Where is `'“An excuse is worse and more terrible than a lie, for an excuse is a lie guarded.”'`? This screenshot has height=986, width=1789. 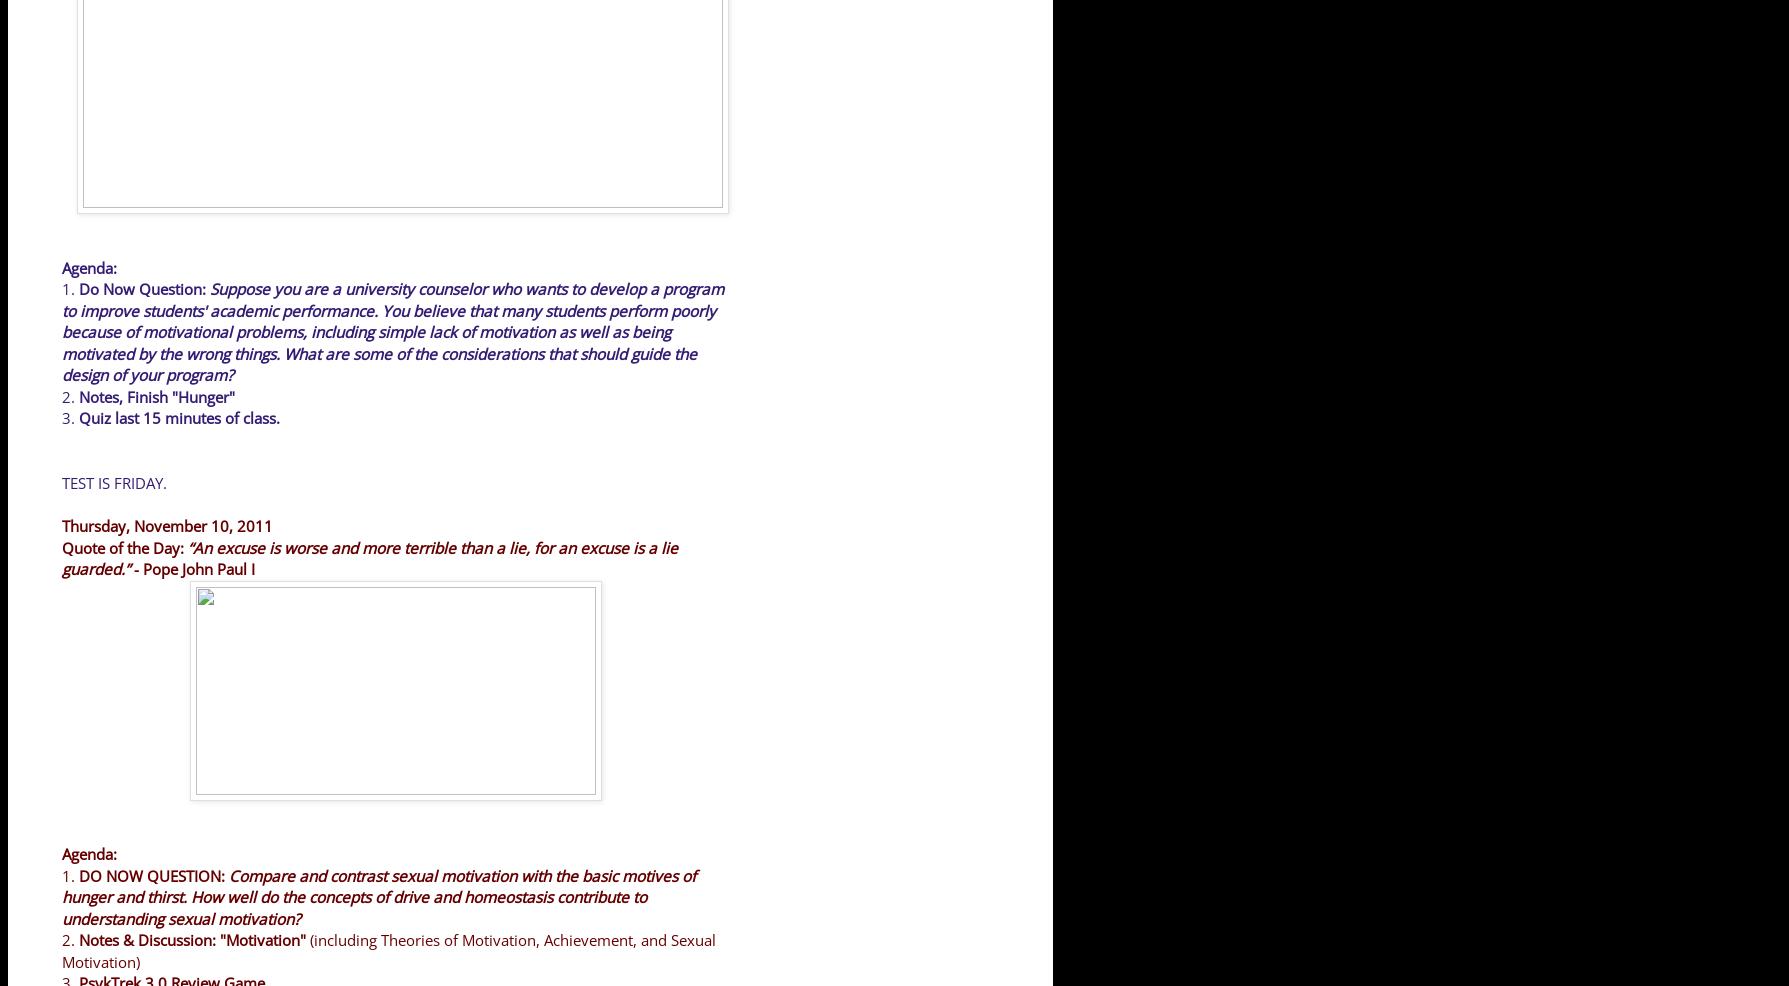
'“An excuse is worse and more terrible than a lie, for an excuse is a lie guarded.”' is located at coordinates (368, 557).